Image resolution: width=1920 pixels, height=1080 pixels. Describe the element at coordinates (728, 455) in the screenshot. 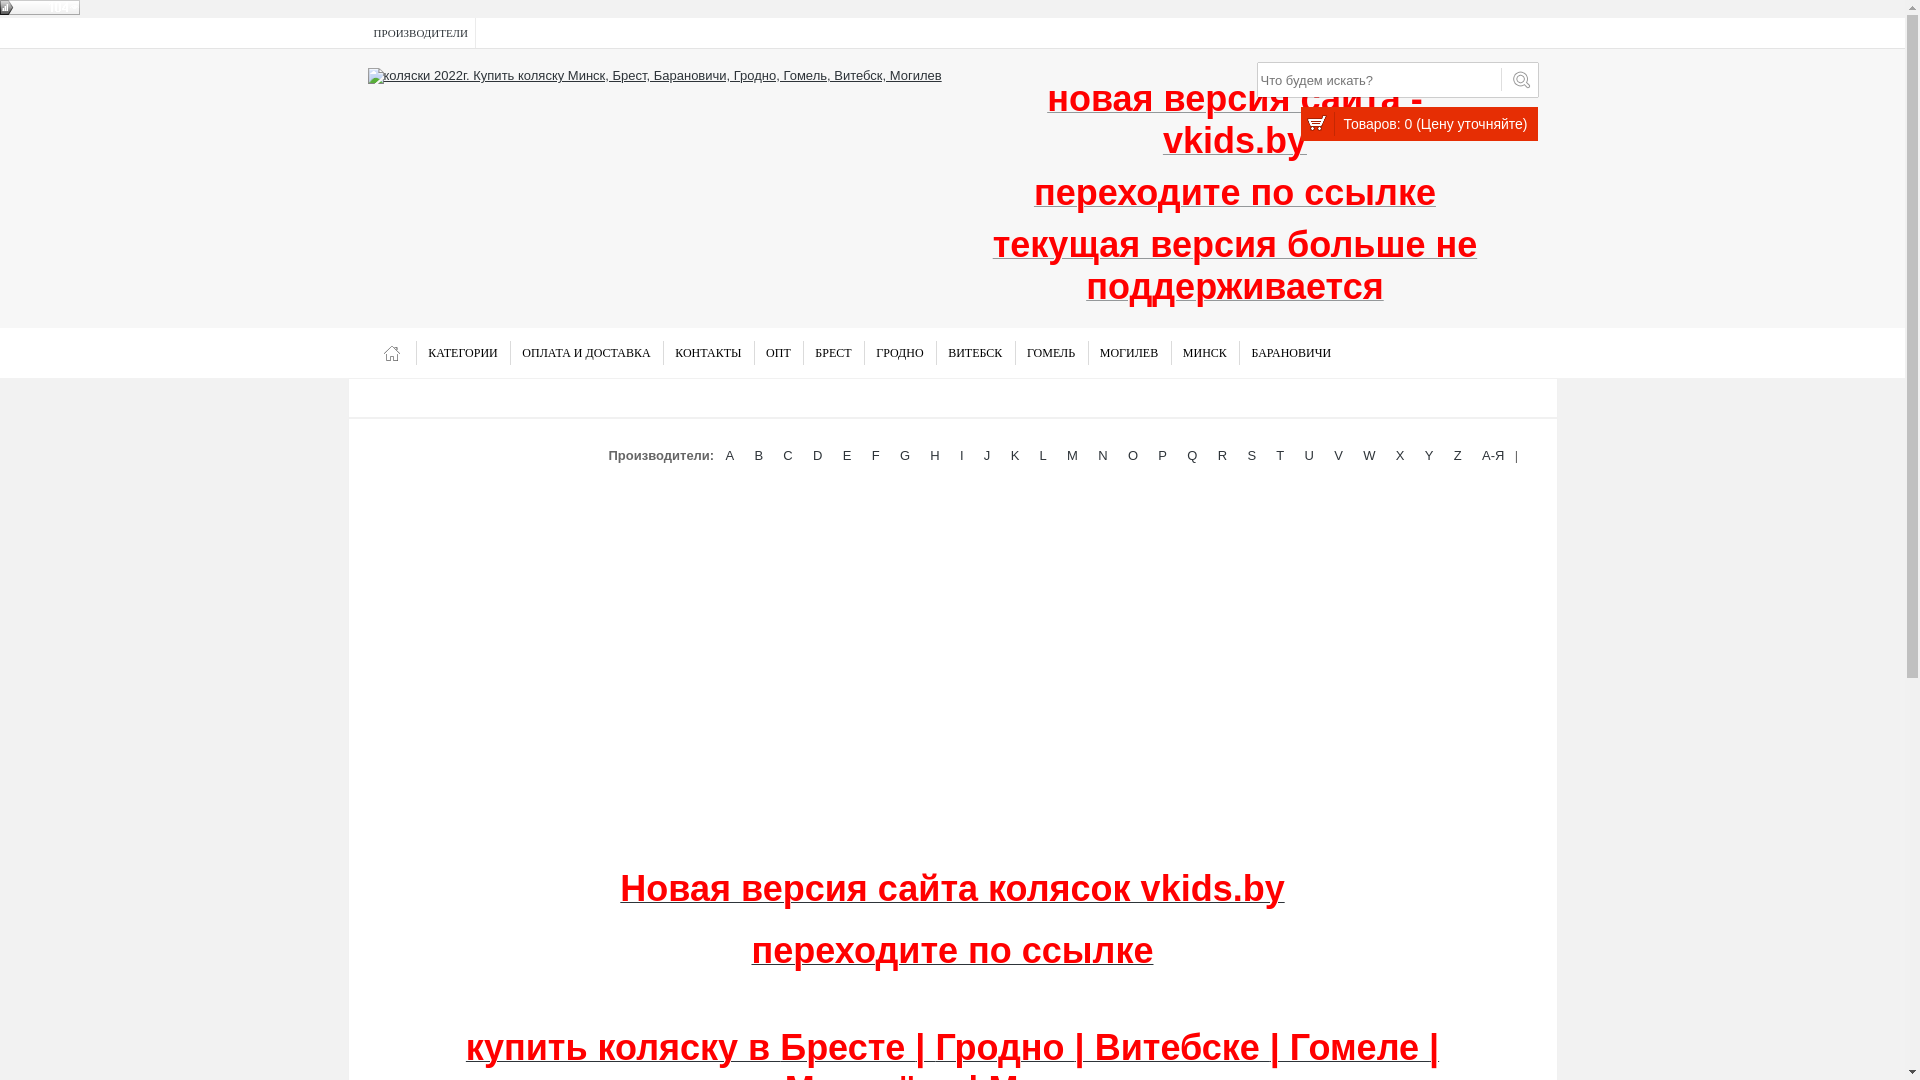

I see `'A'` at that location.